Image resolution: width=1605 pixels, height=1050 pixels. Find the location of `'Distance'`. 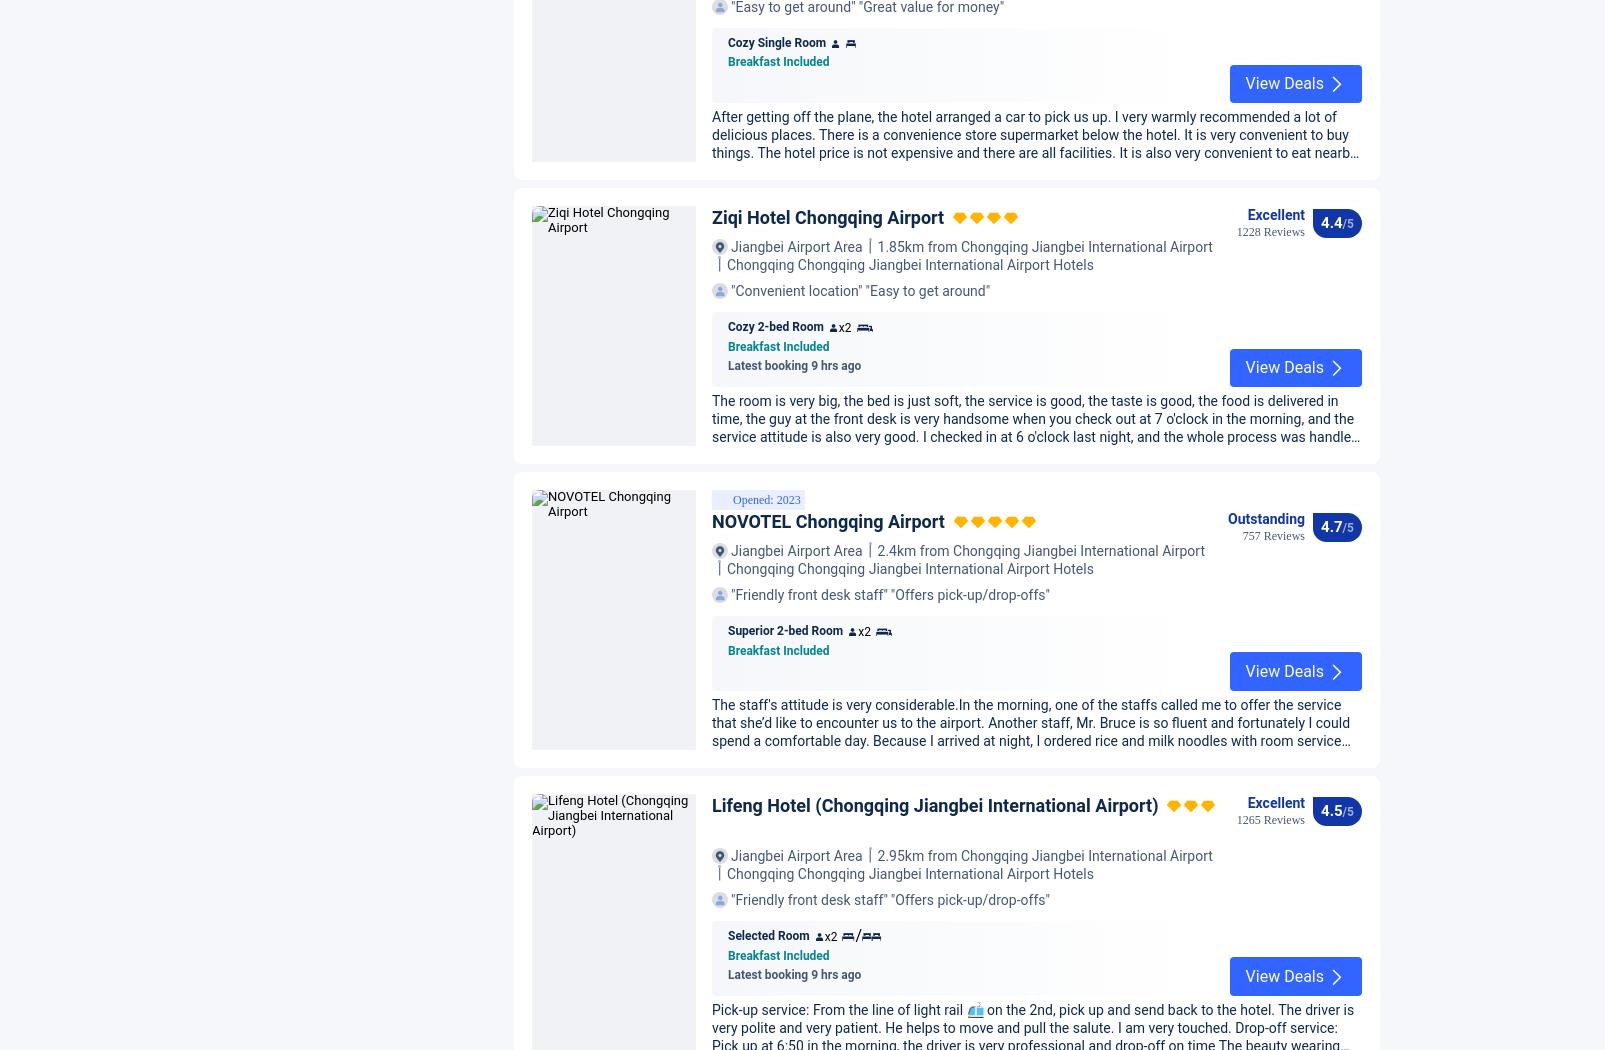

'Distance' is located at coordinates (1292, 73).